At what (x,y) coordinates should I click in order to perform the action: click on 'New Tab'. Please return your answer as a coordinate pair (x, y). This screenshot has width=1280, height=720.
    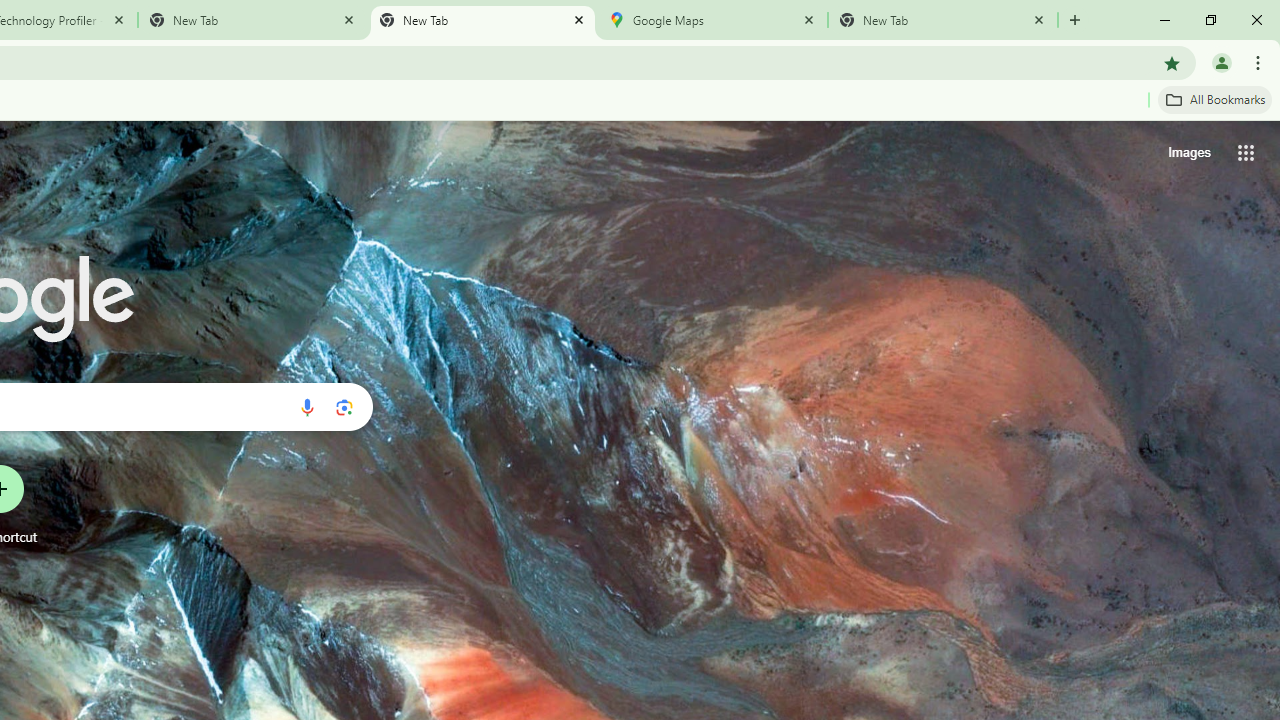
    Looking at the image, I should click on (942, 20).